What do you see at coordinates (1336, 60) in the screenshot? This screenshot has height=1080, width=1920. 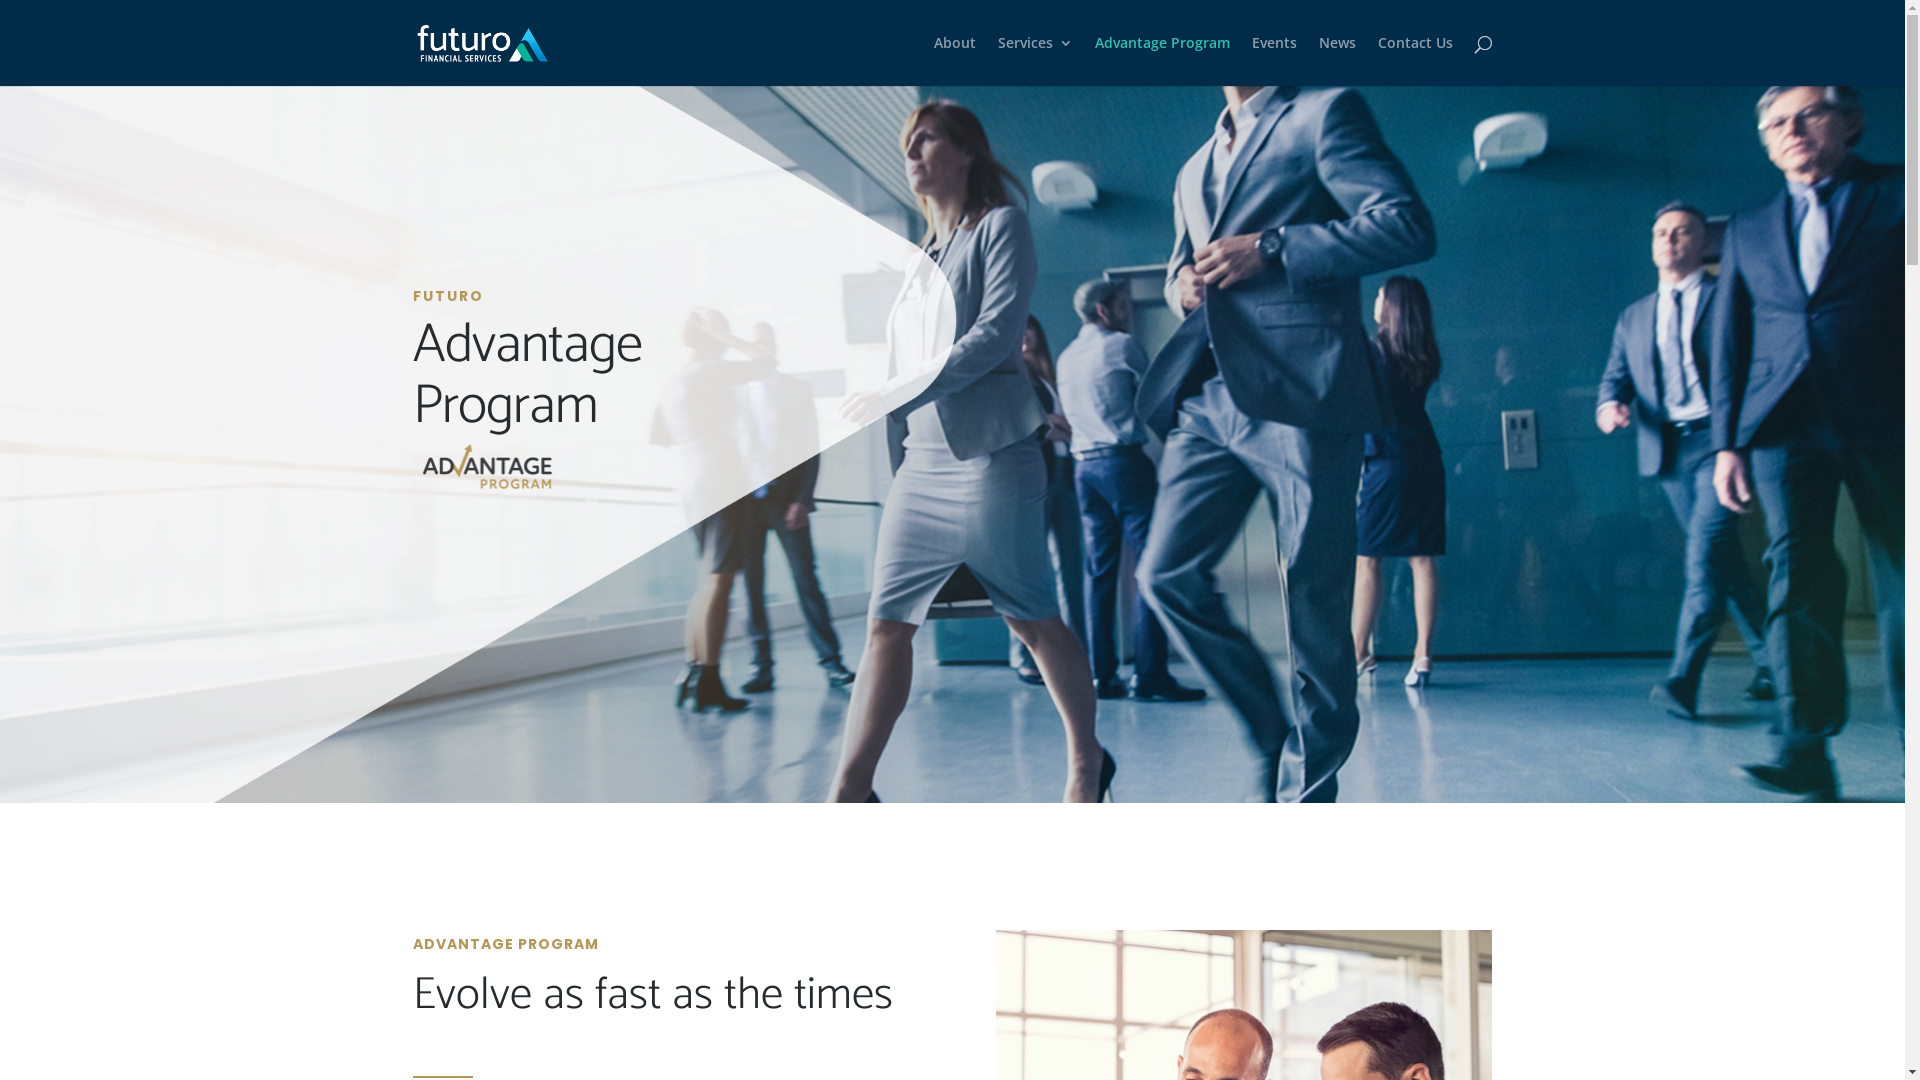 I see `'News'` at bounding box center [1336, 60].